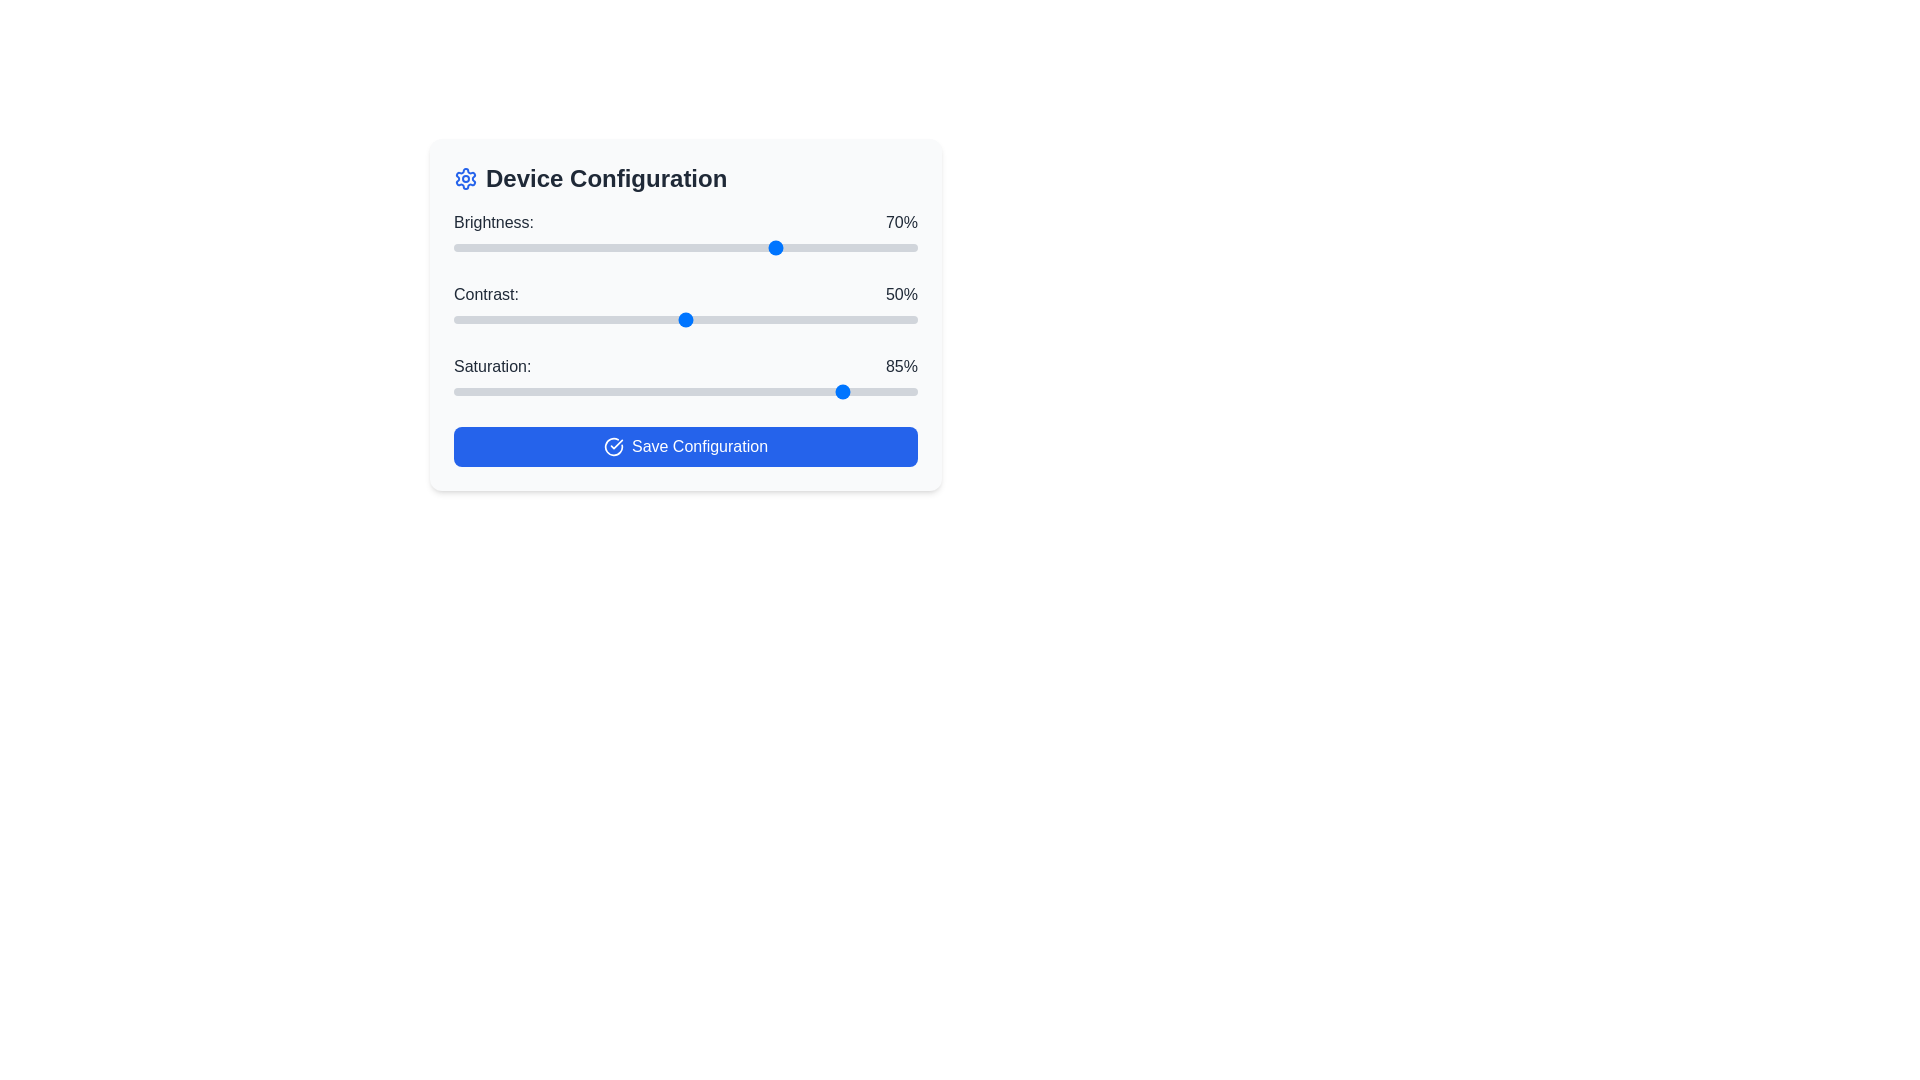 The image size is (1920, 1080). What do you see at coordinates (667, 392) in the screenshot?
I see `saturation` at bounding box center [667, 392].